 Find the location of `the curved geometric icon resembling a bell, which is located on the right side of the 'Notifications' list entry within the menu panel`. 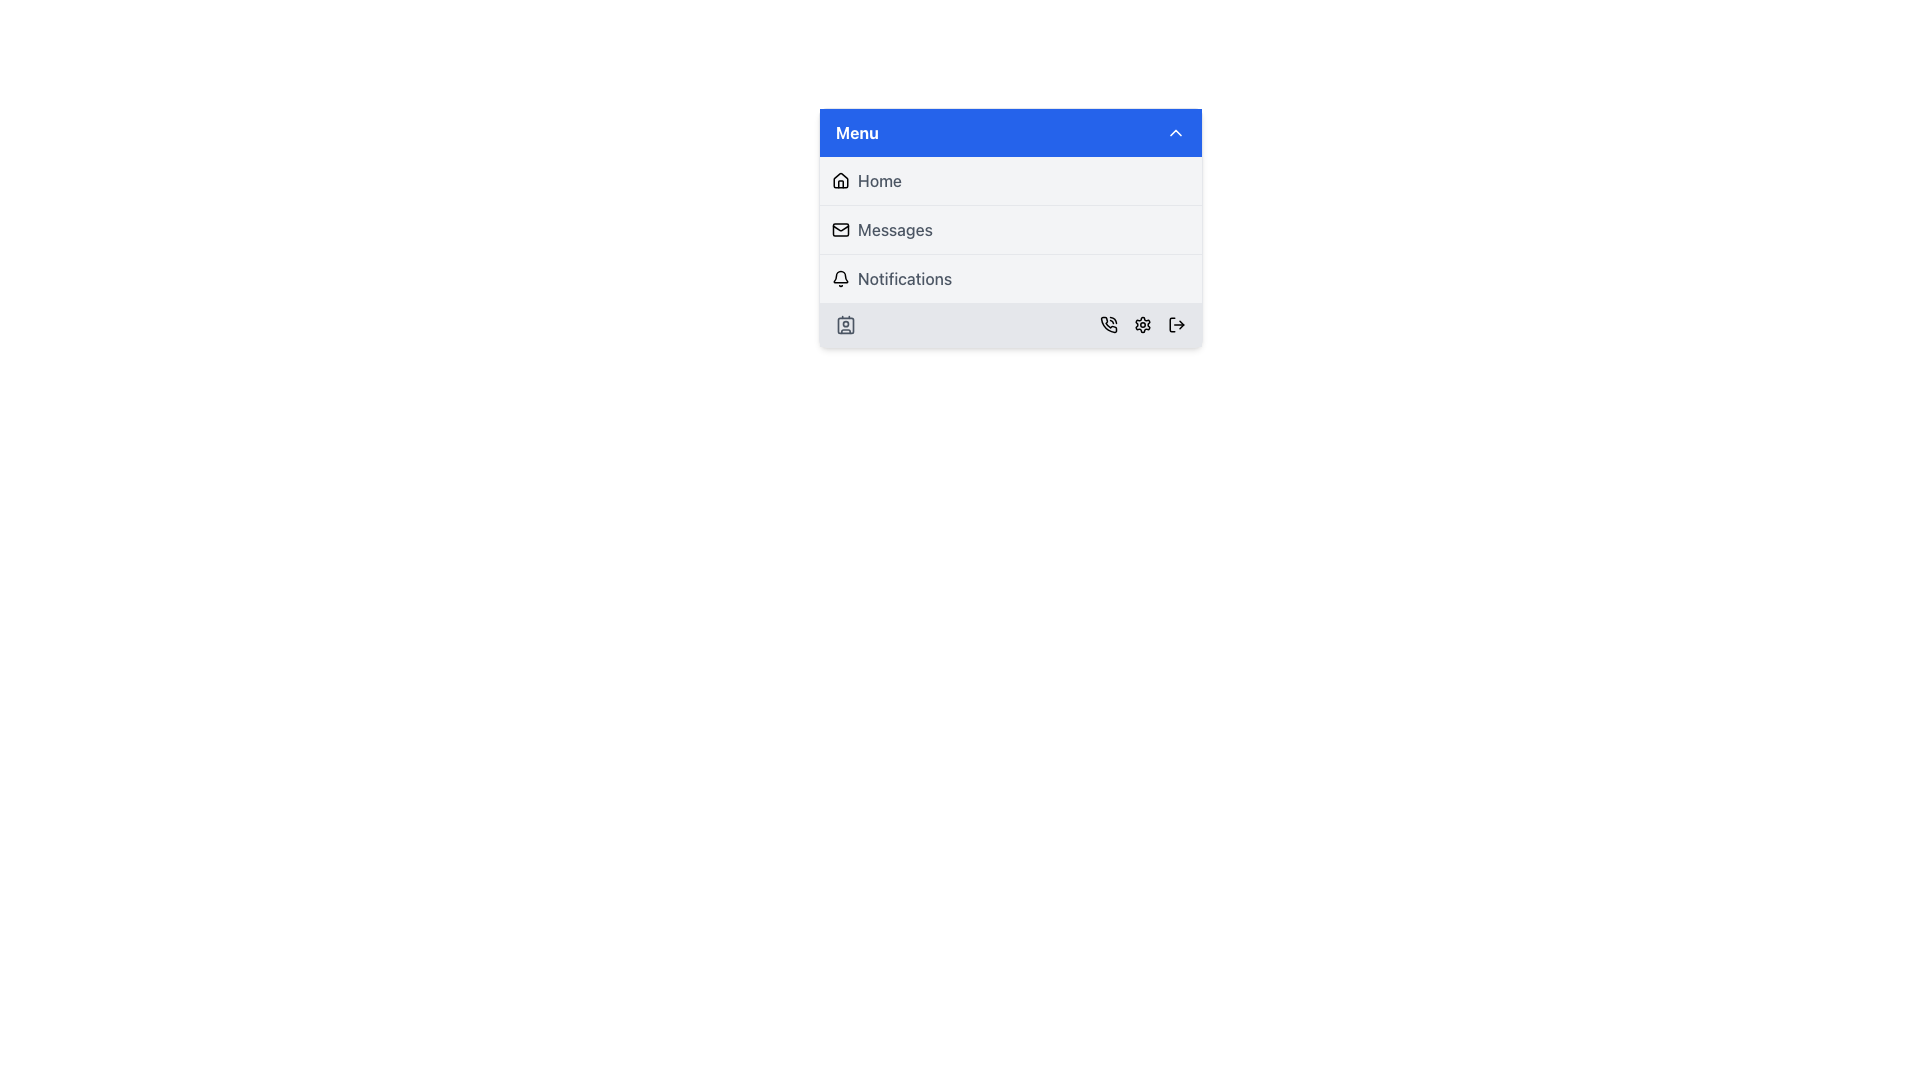

the curved geometric icon resembling a bell, which is located on the right side of the 'Notifications' list entry within the menu panel is located at coordinates (840, 277).